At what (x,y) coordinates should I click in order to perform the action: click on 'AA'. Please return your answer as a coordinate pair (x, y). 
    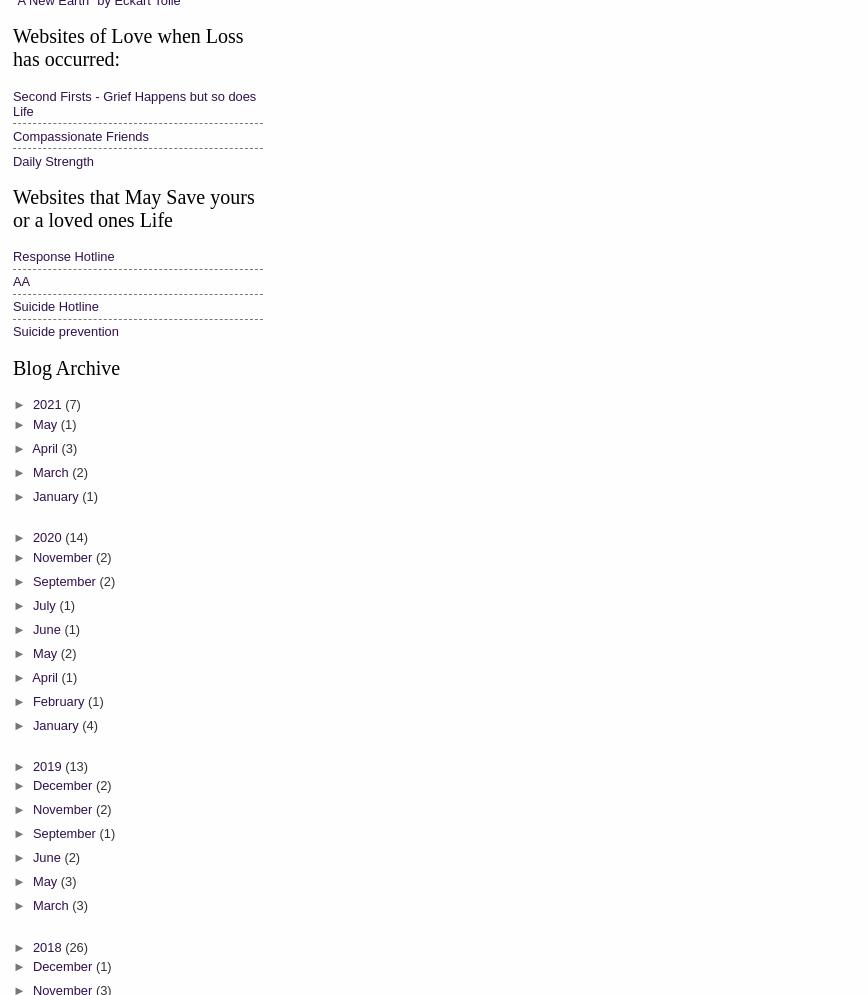
    Looking at the image, I should click on (21, 280).